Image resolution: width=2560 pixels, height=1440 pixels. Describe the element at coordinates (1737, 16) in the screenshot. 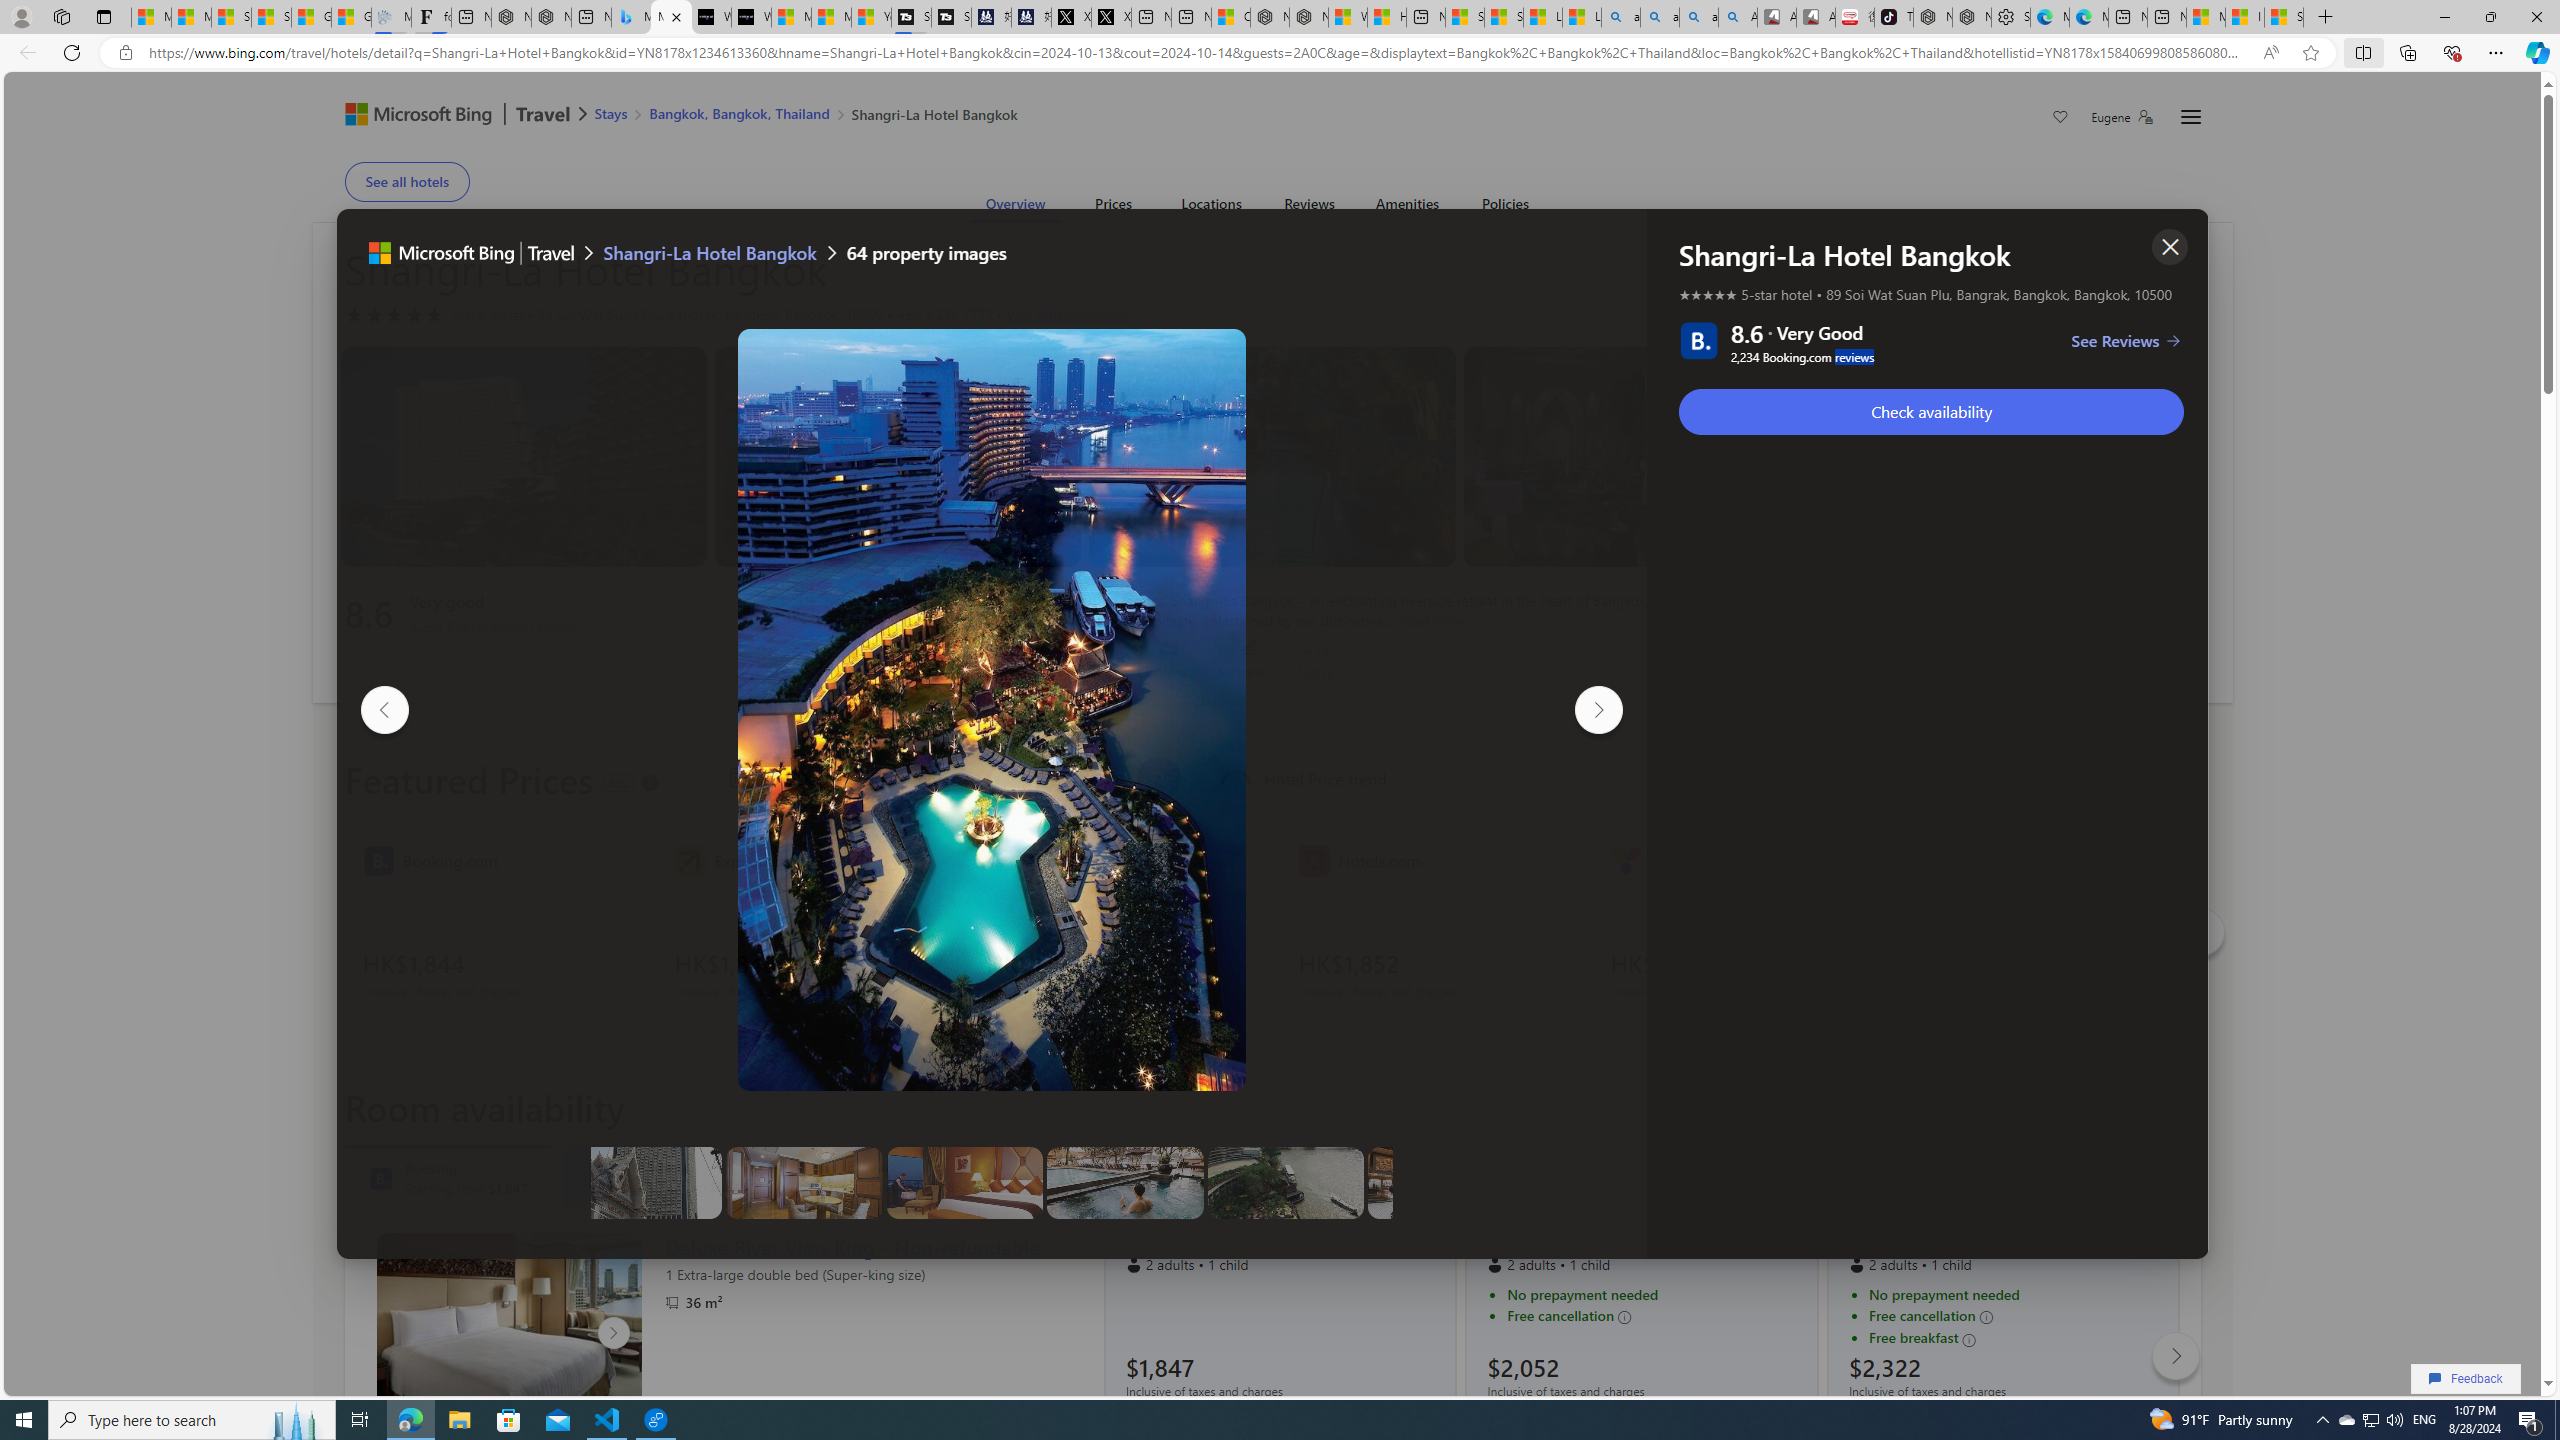

I see `'Amazon Echo Robot - Search Images'` at that location.